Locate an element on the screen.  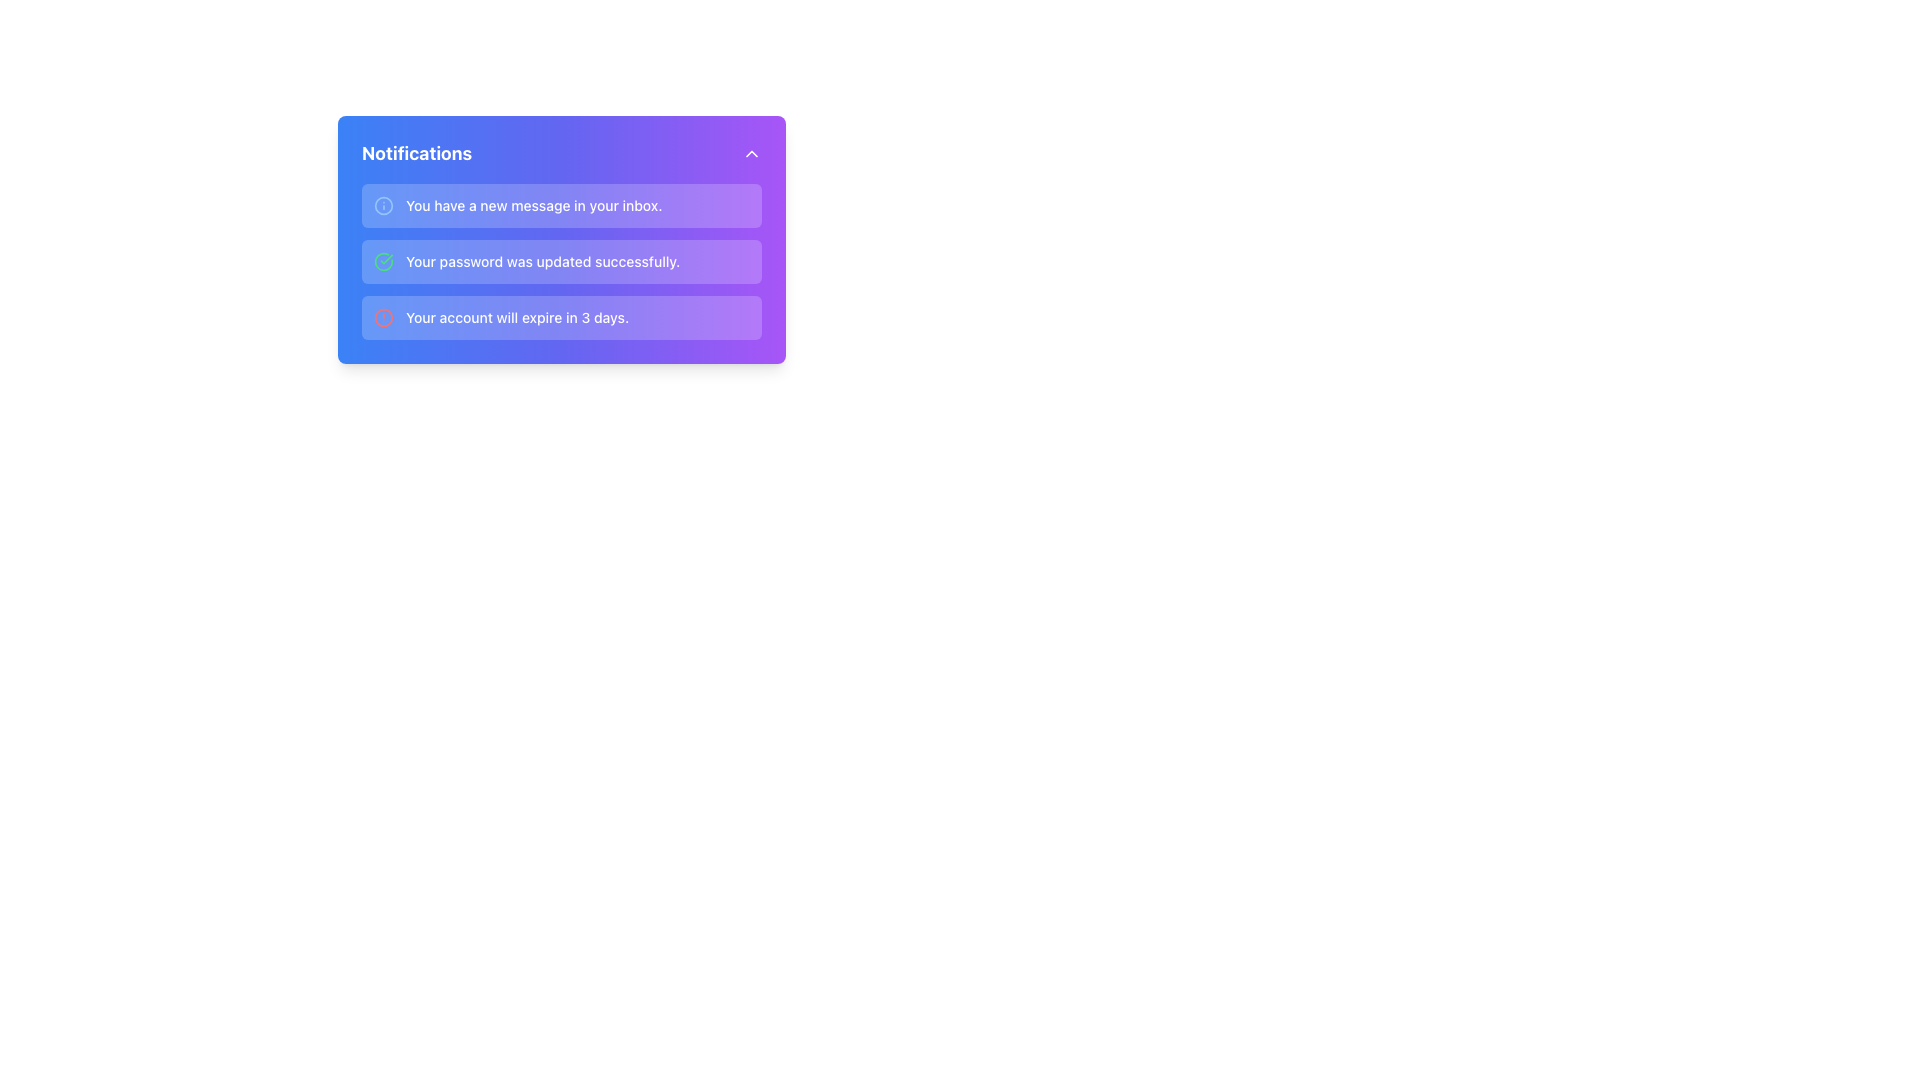
the circular graphical element within the alert icon that indicates warnings or notifications, positioned at the right side of the notification text 'Your account will expire in 3 days.' is located at coordinates (384, 316).